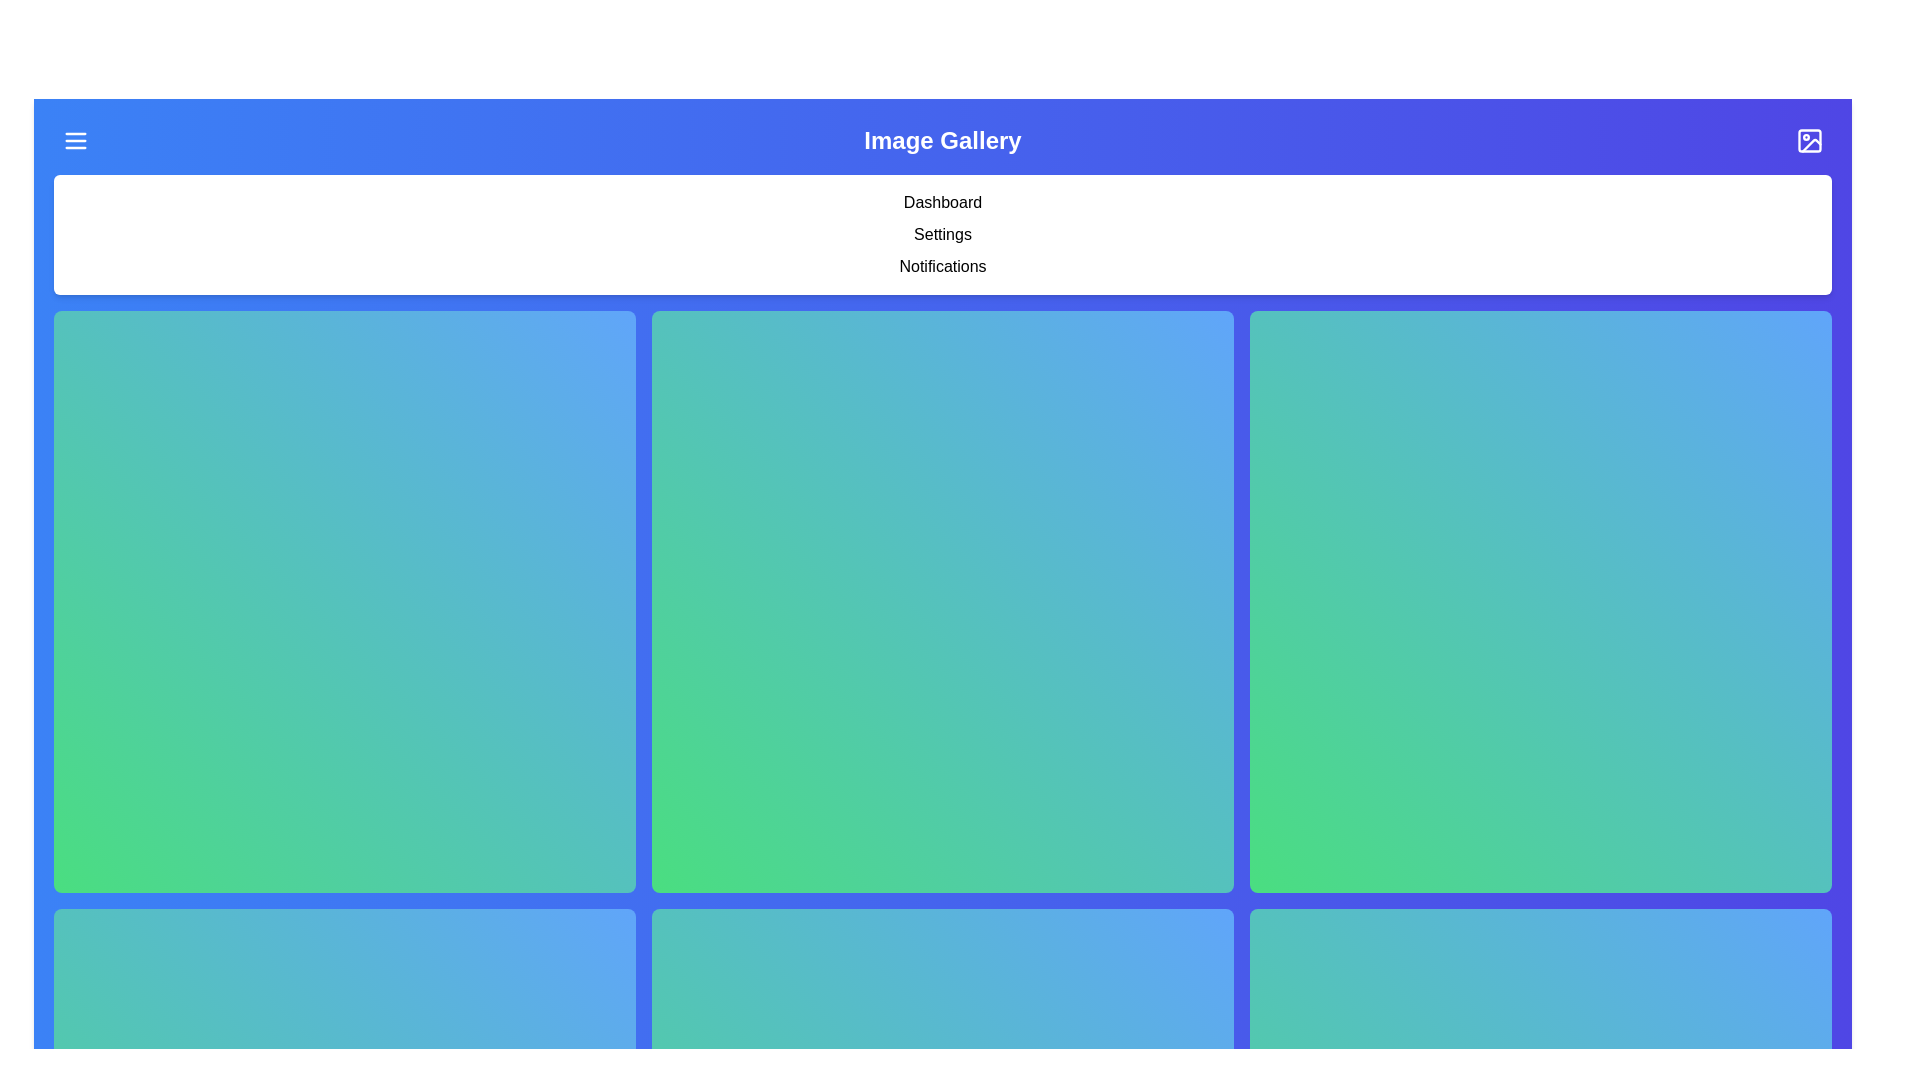 This screenshot has height=1080, width=1920. Describe the element at coordinates (1809, 140) in the screenshot. I see `gallery button to toggle the gallery section` at that location.